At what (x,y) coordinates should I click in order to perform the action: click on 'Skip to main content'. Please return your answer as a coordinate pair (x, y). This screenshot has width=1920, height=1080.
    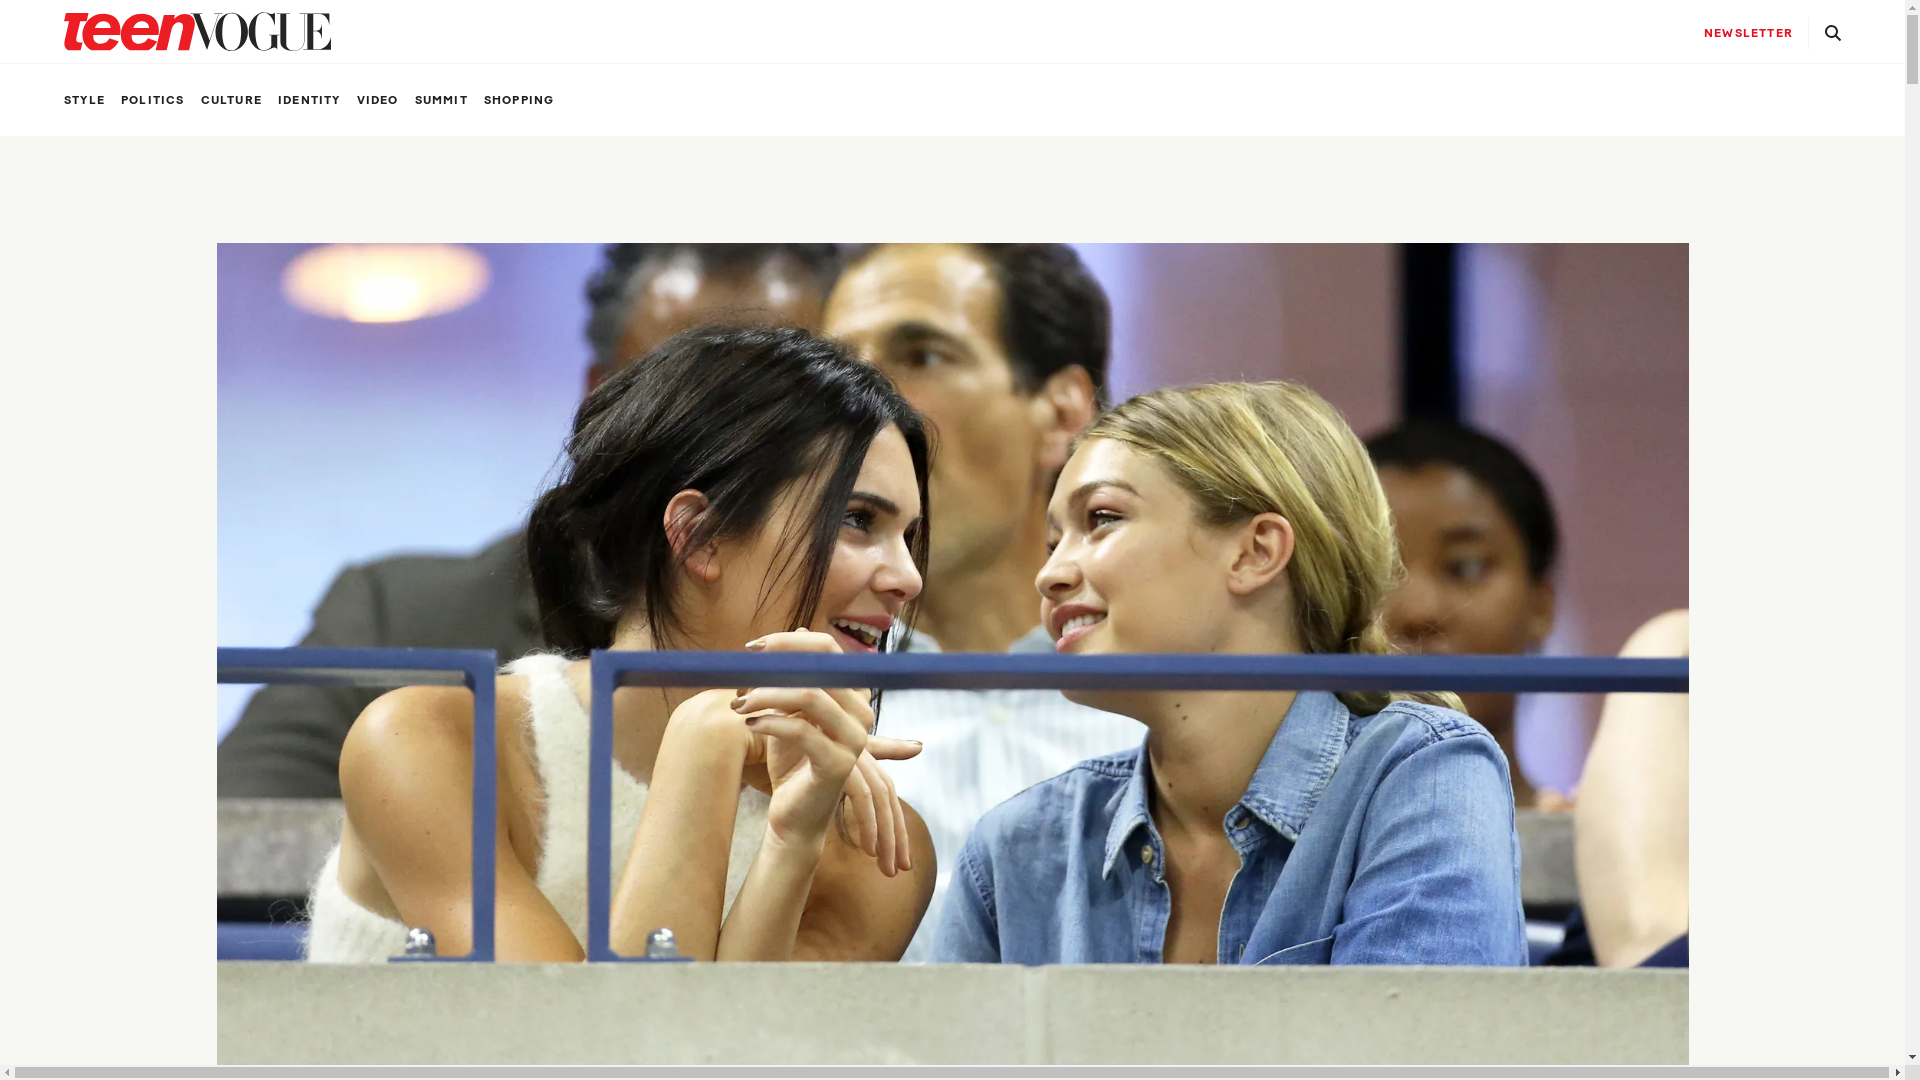
    Looking at the image, I should click on (0, 0).